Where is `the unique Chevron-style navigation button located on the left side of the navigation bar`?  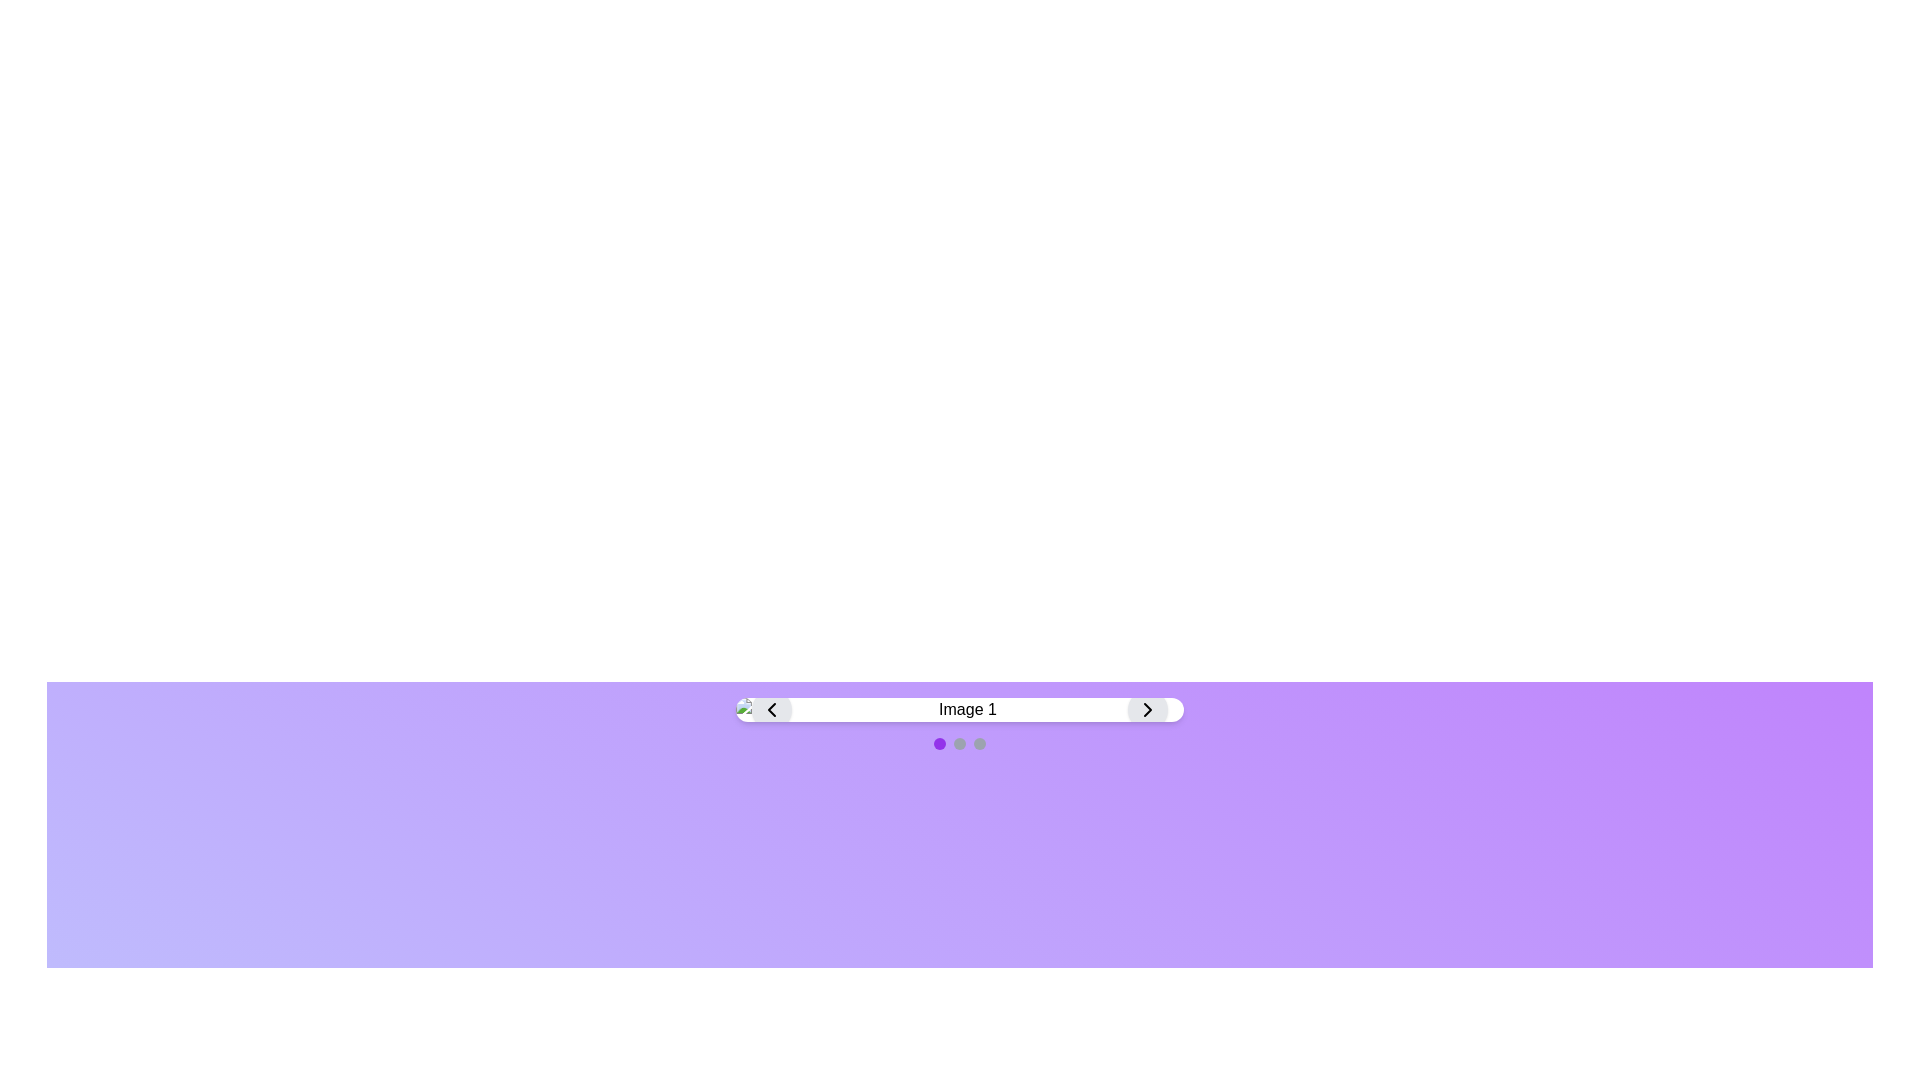 the unique Chevron-style navigation button located on the left side of the navigation bar is located at coordinates (771, 708).